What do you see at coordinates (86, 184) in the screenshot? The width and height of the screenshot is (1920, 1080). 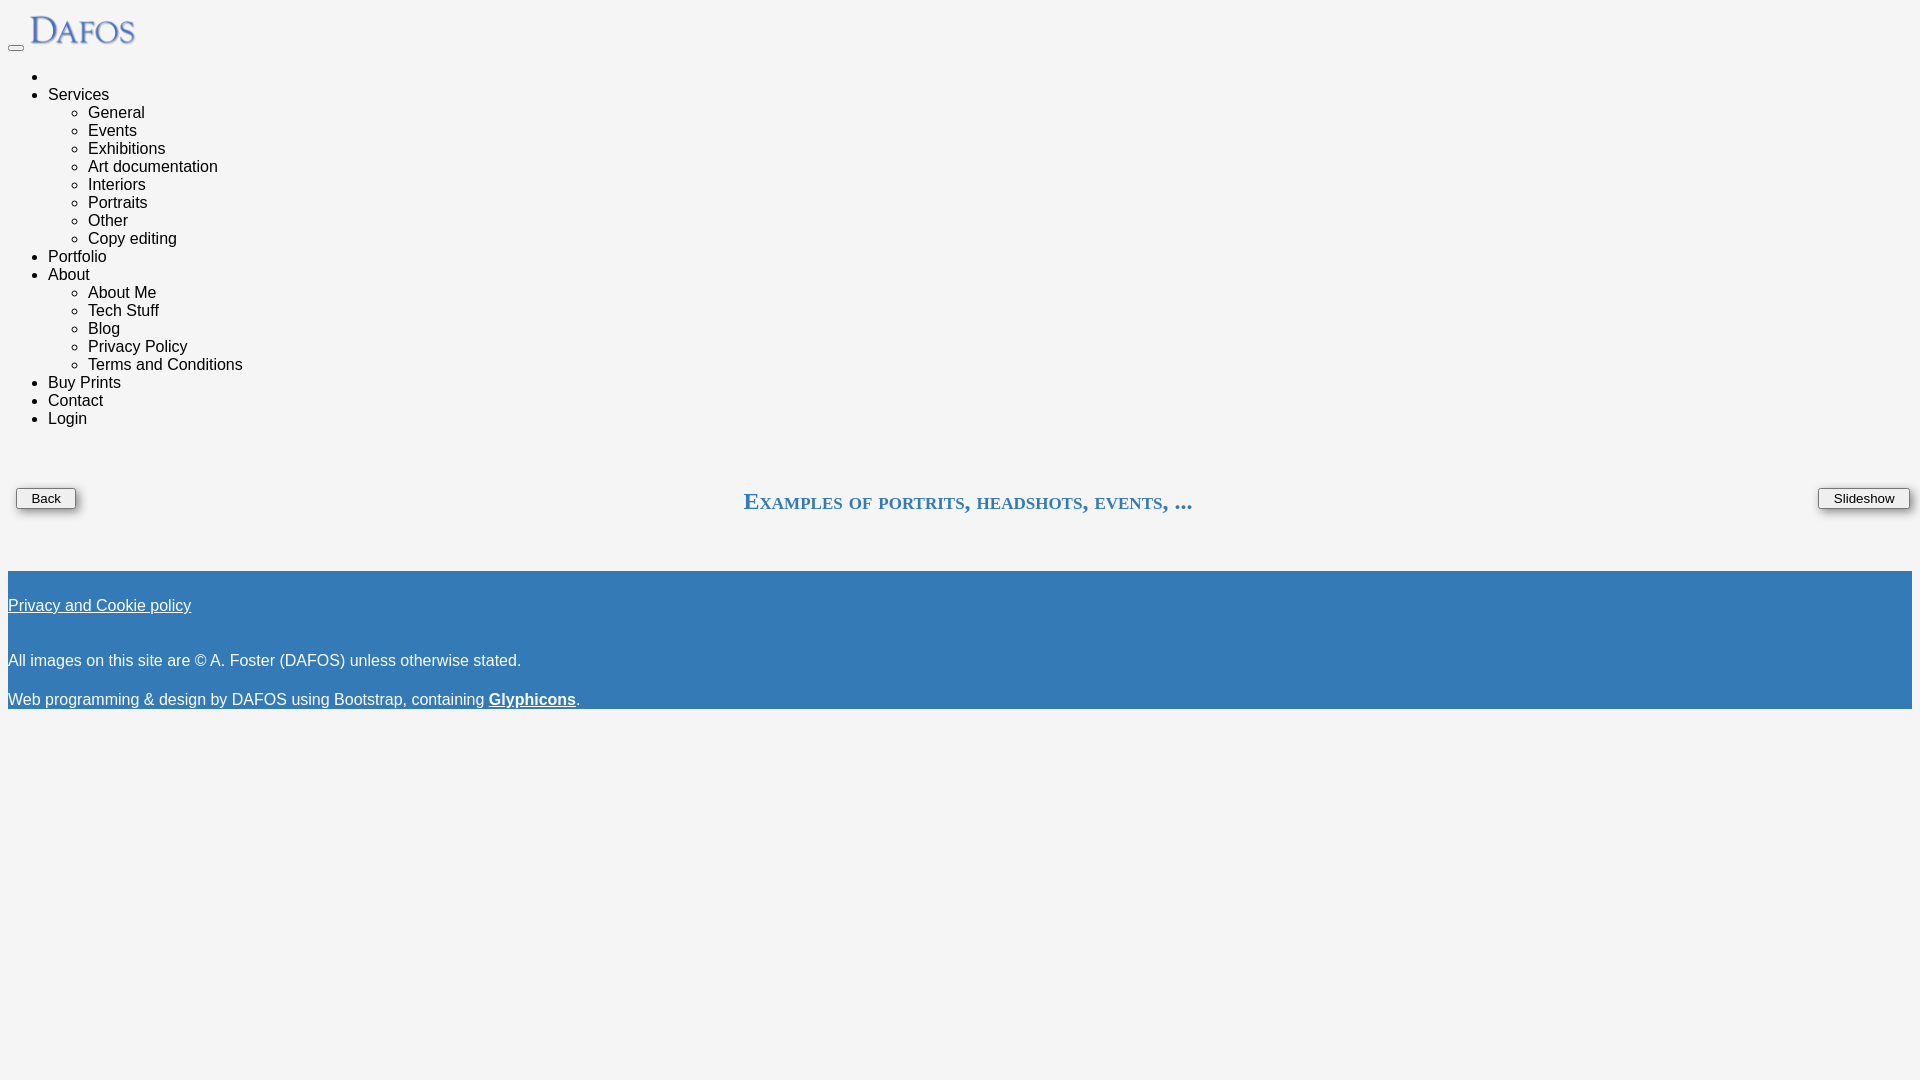 I see `'Interiors'` at bounding box center [86, 184].